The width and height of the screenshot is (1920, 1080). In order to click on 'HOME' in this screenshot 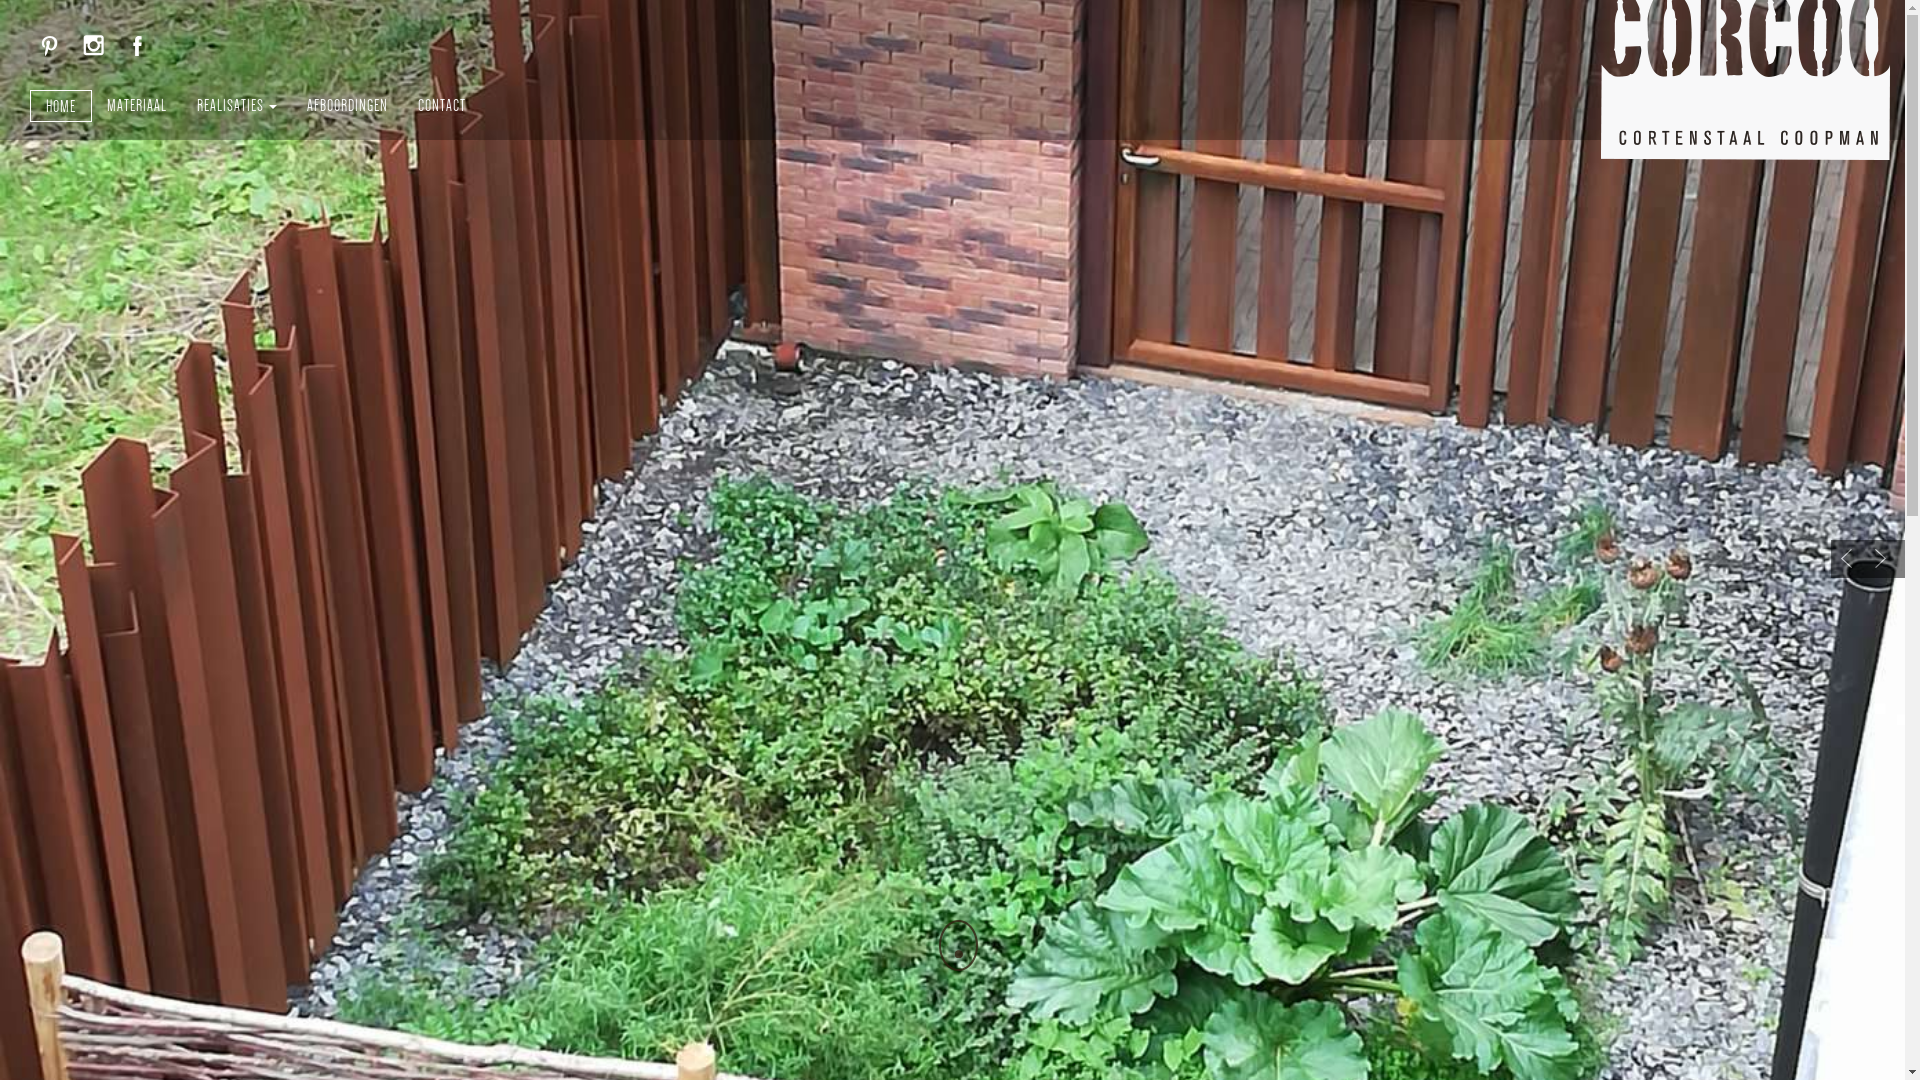, I will do `click(61, 105)`.